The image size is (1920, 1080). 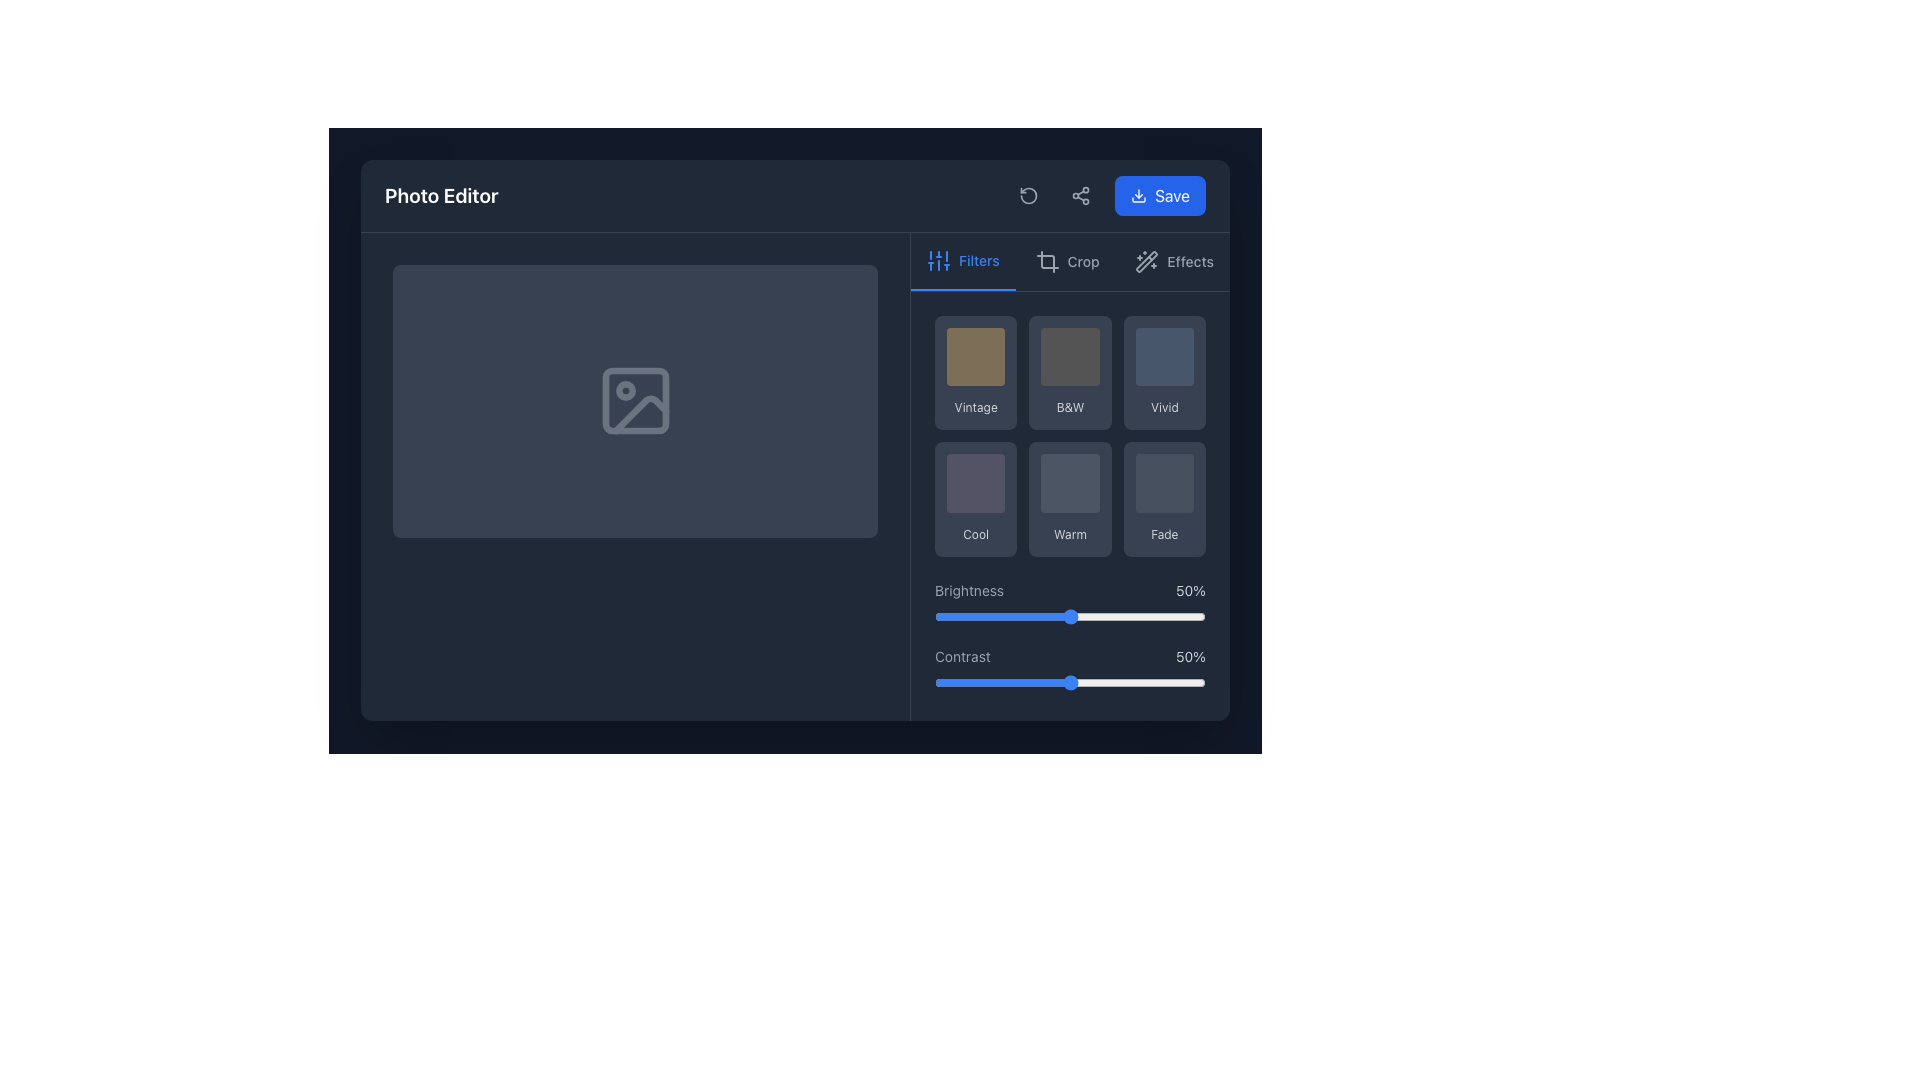 I want to click on the 'Crop' button, which is the second button in a series of three, so click(x=1066, y=261).